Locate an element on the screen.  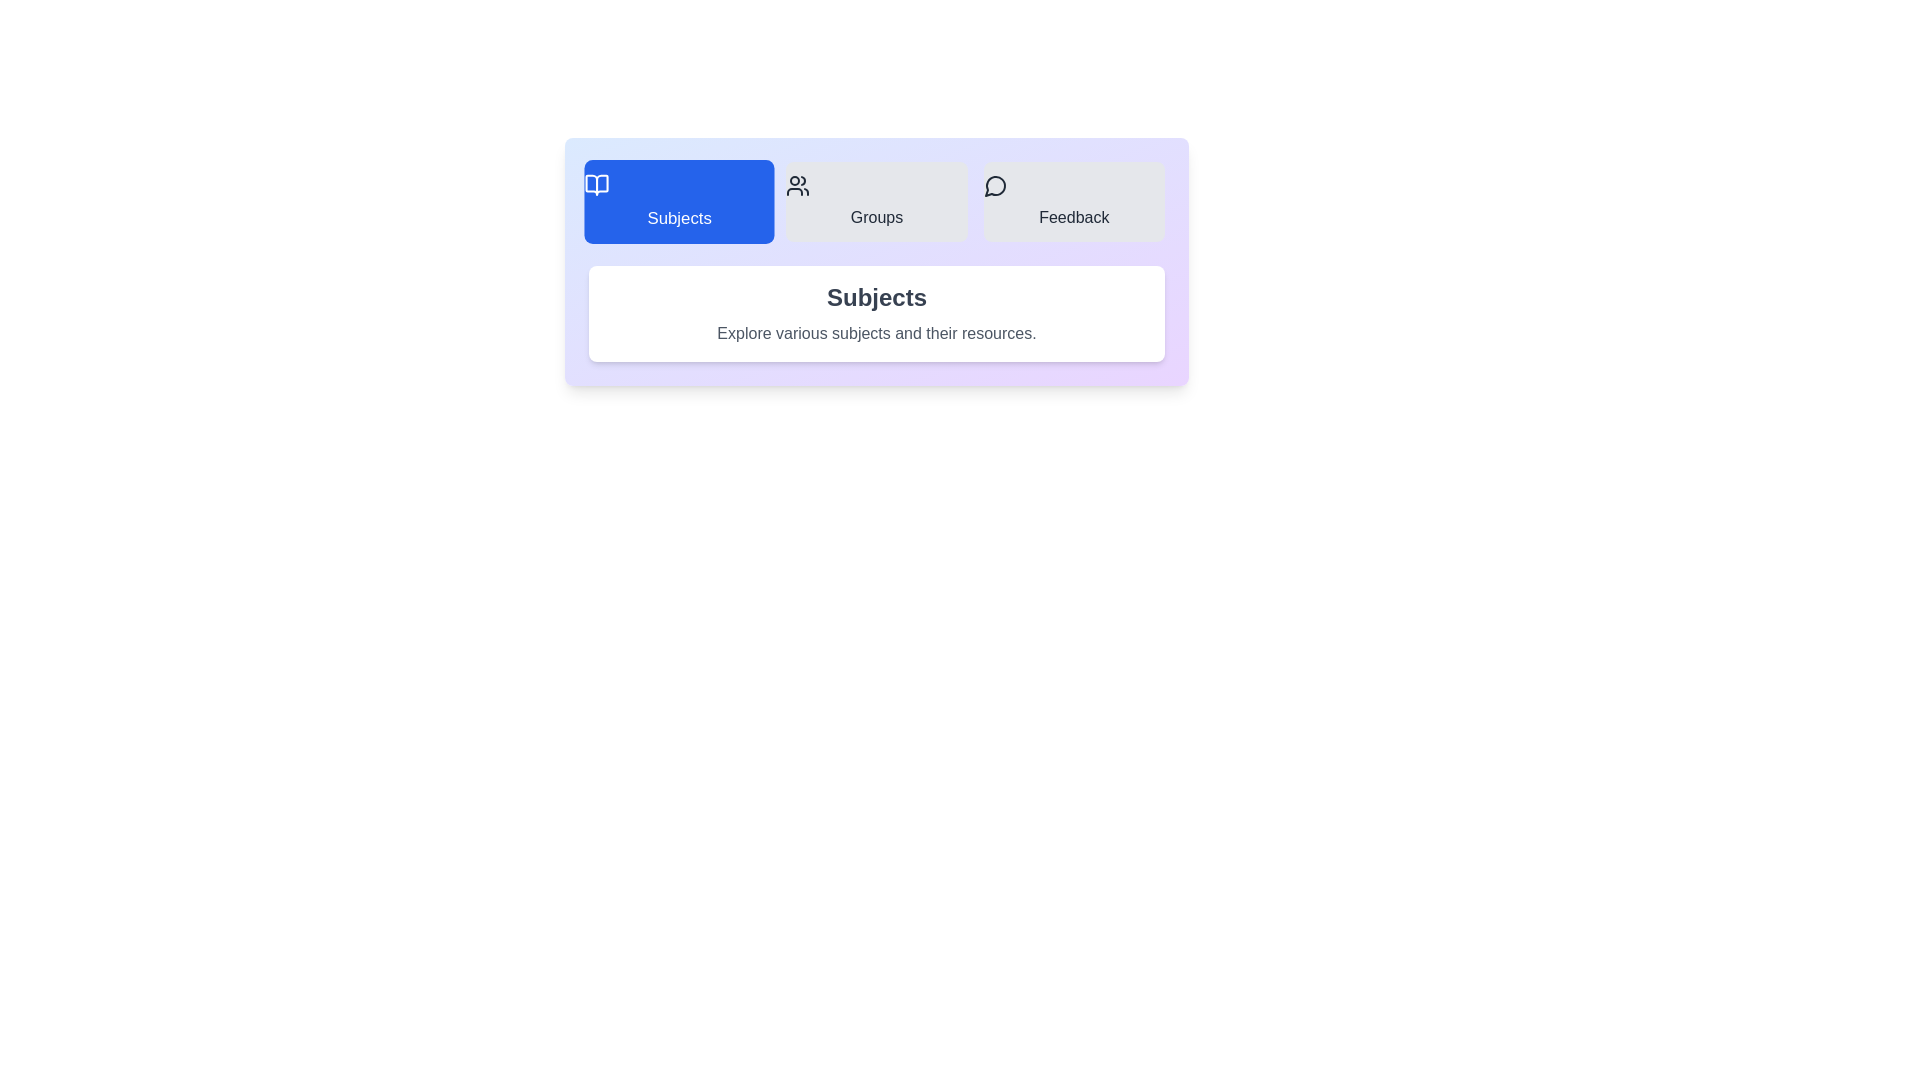
the tab labeled 'Groups' to switch to it is located at coordinates (877, 201).